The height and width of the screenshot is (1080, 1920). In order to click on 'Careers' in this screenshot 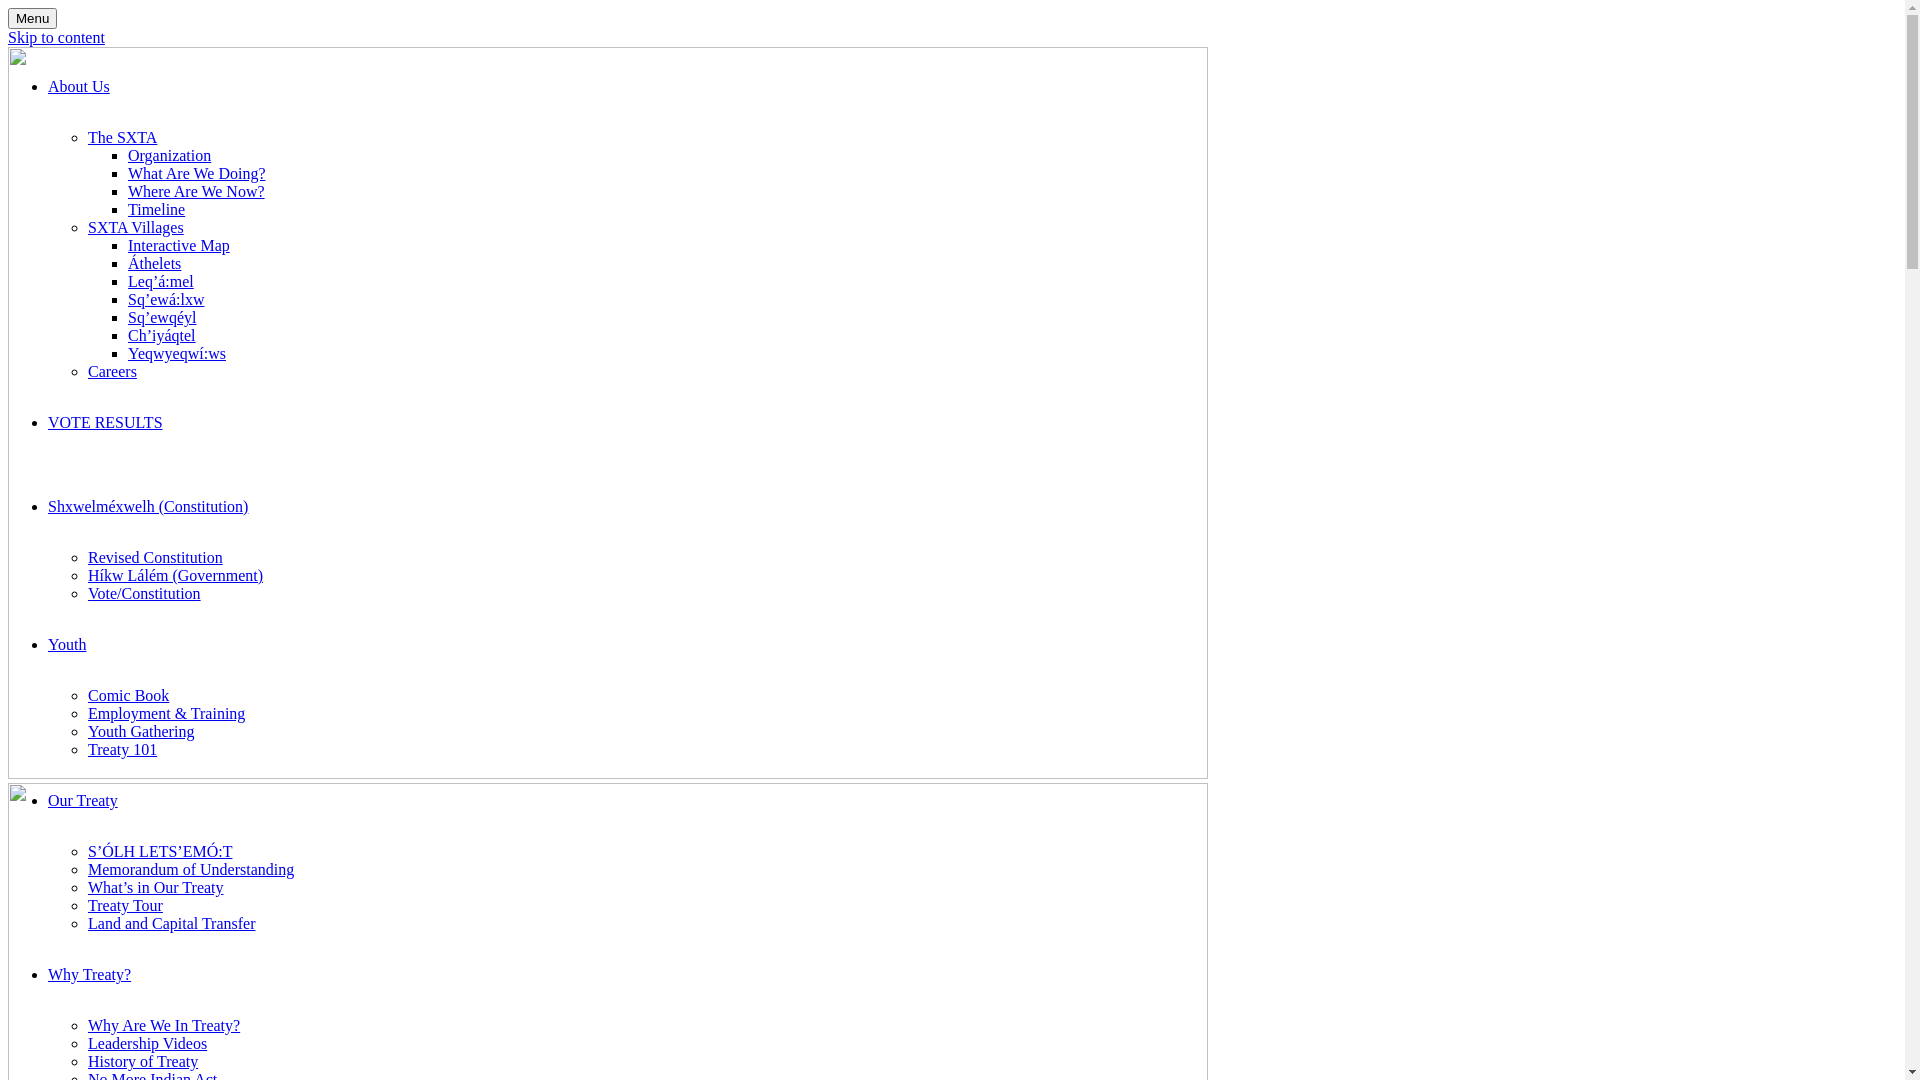, I will do `click(86, 371)`.